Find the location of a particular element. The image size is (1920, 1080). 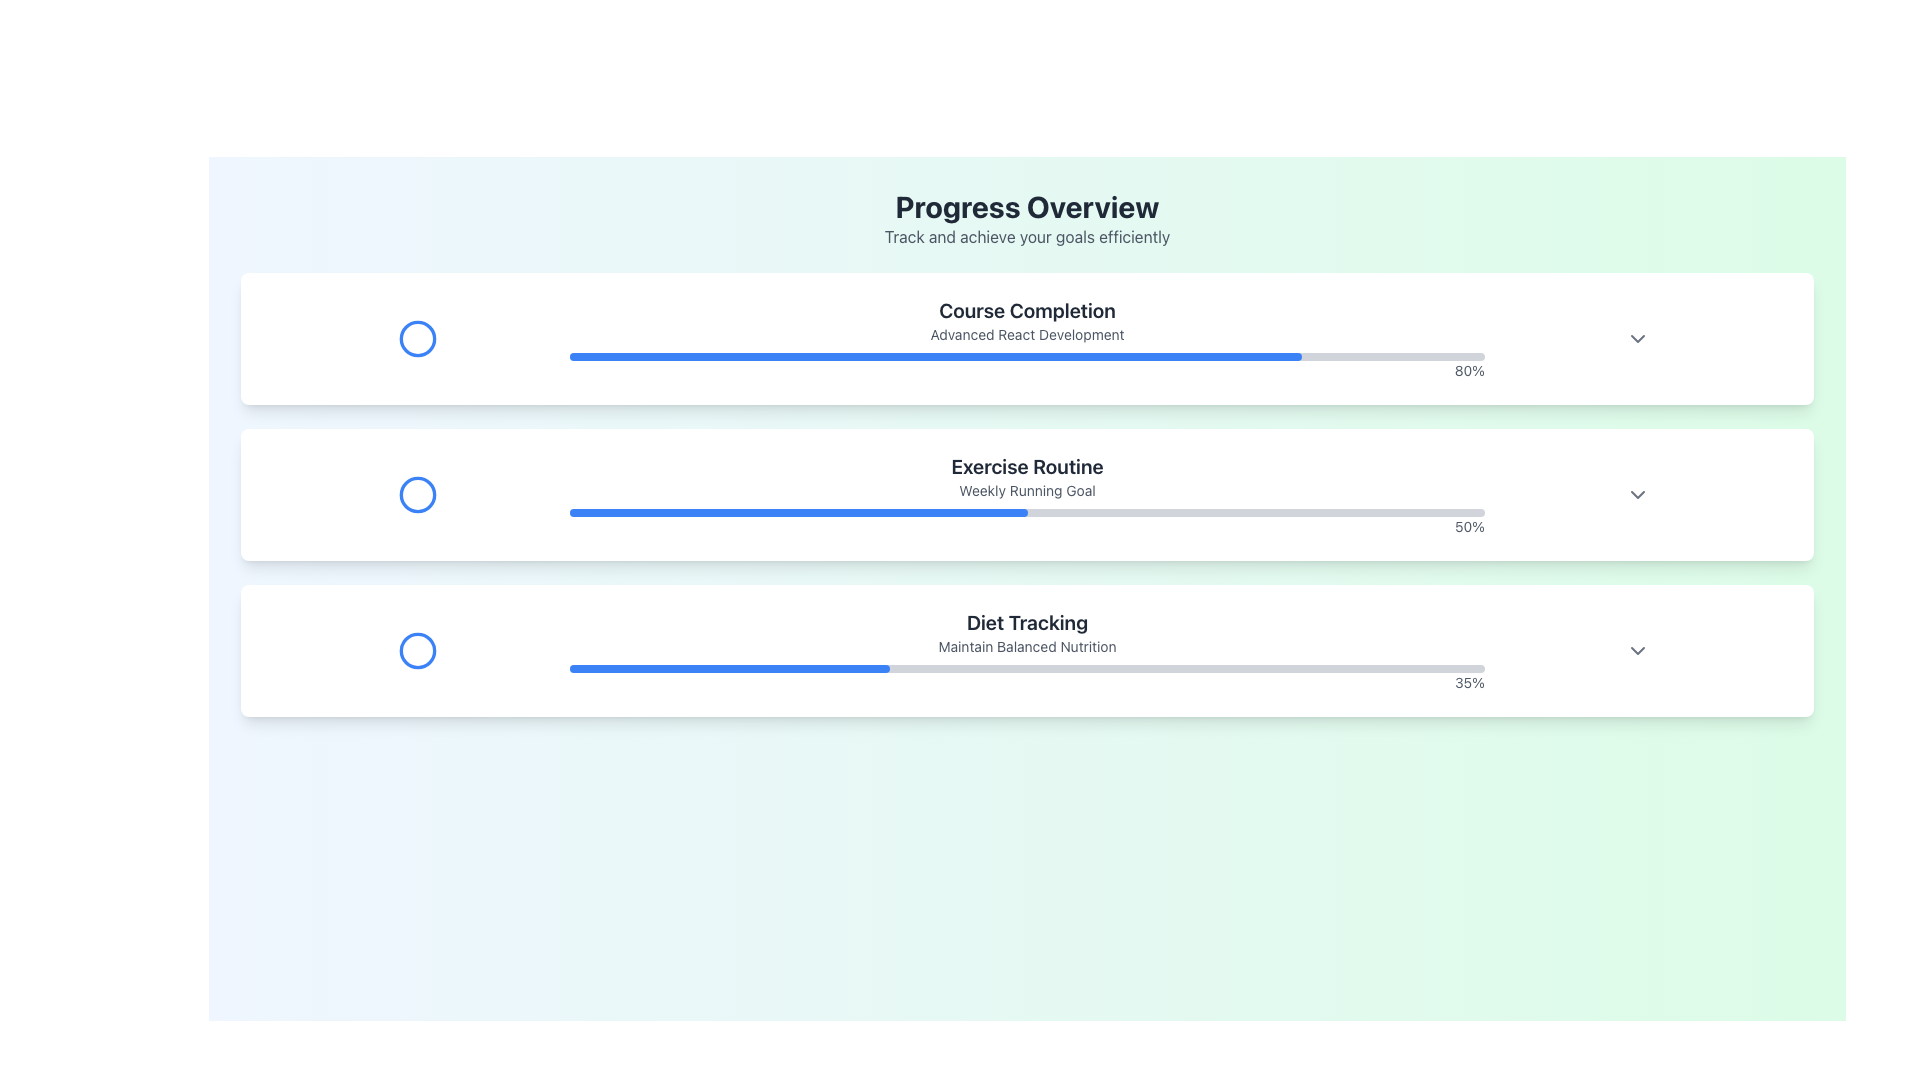

the prominent heading text label located at the top-center of the interface, which indicates the user's progress overview is located at coordinates (1027, 207).